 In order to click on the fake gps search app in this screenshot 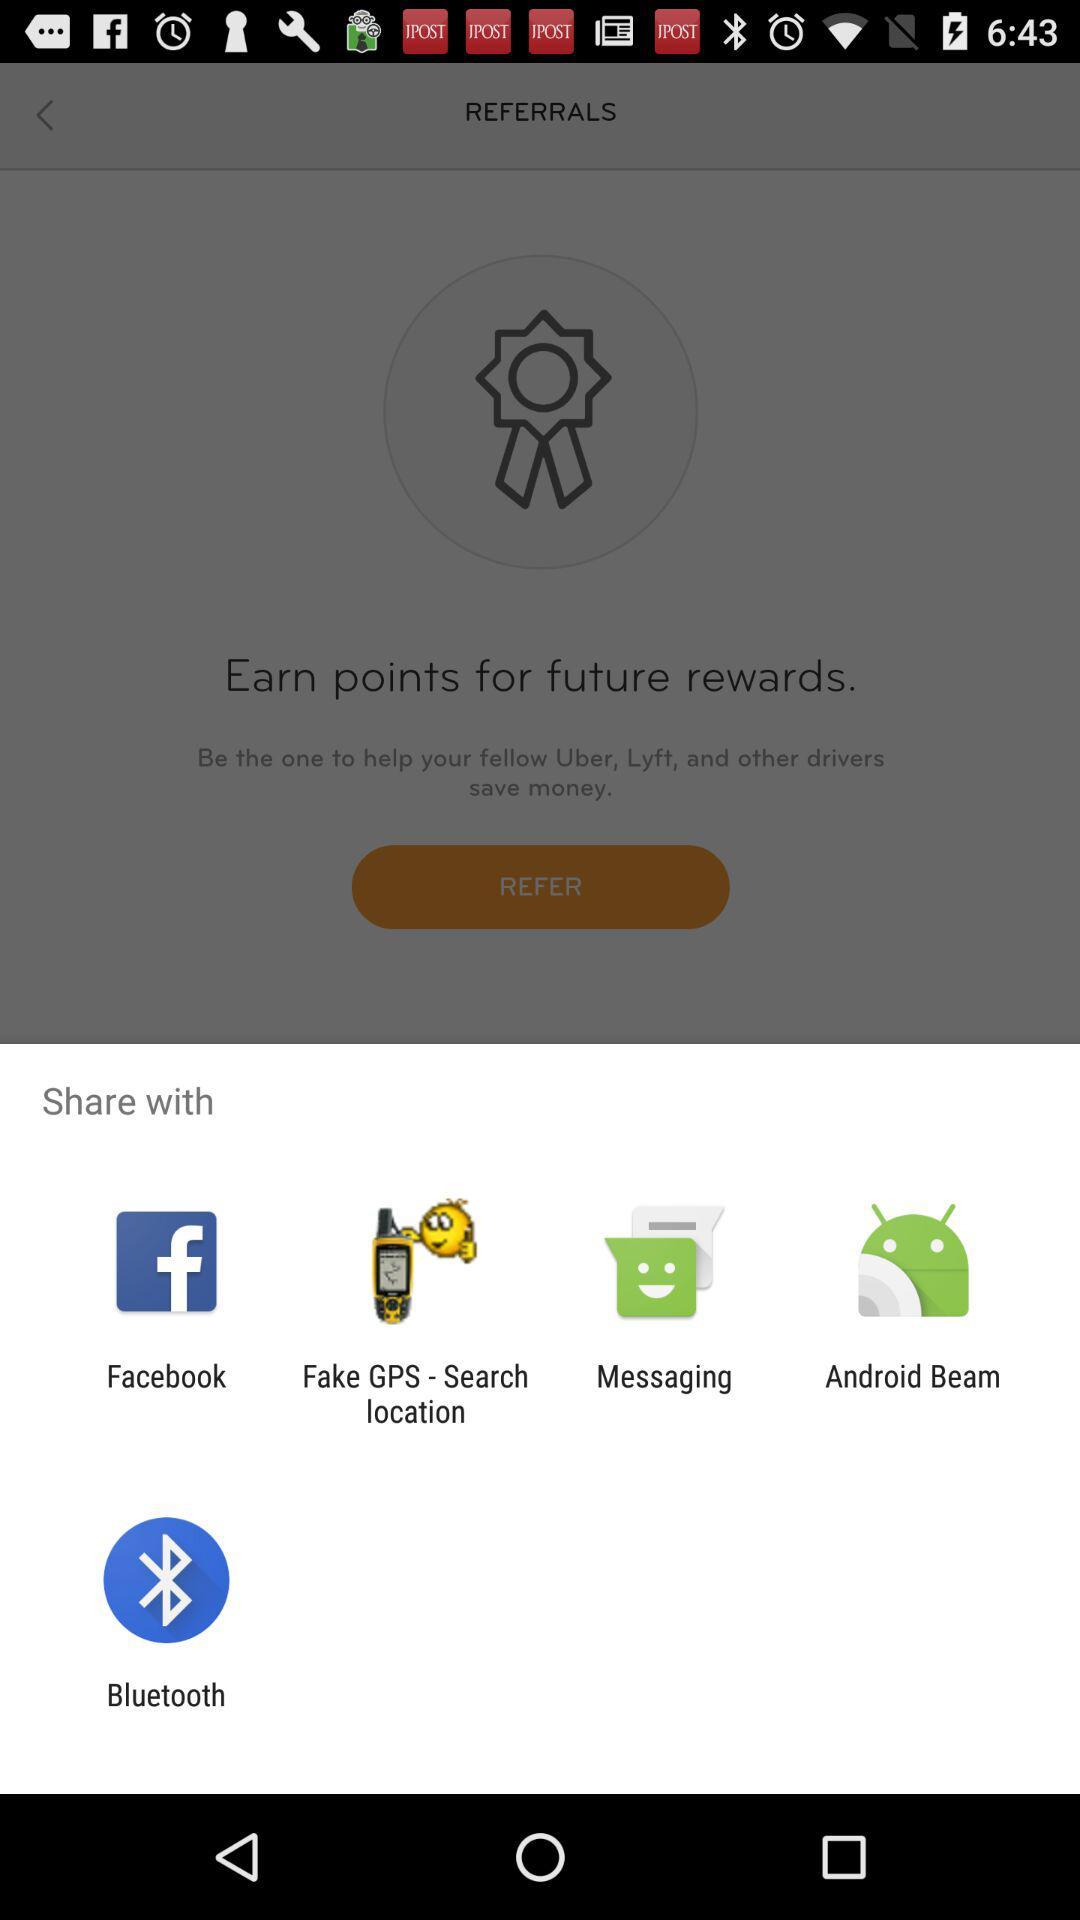, I will do `click(414, 1392)`.